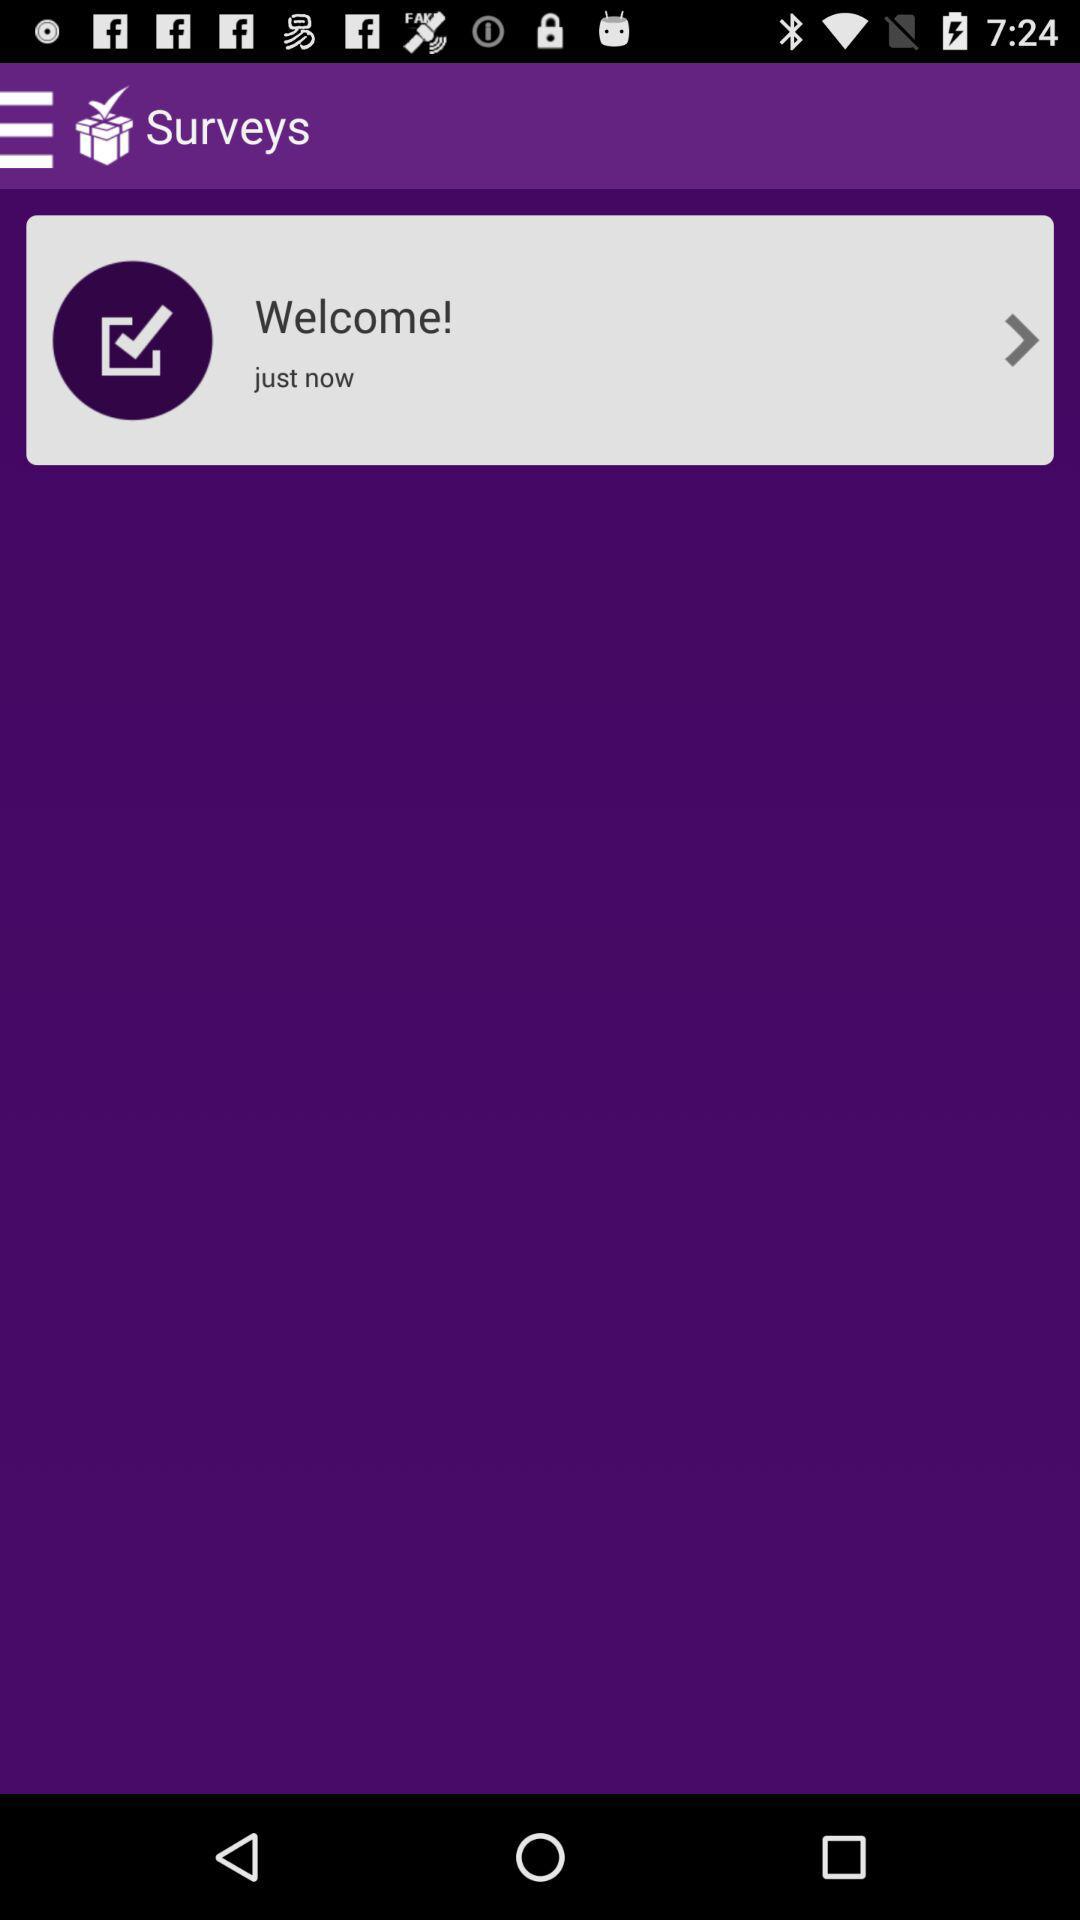 The width and height of the screenshot is (1080, 1920). What do you see at coordinates (133, 340) in the screenshot?
I see `item next to the welcome!` at bounding box center [133, 340].